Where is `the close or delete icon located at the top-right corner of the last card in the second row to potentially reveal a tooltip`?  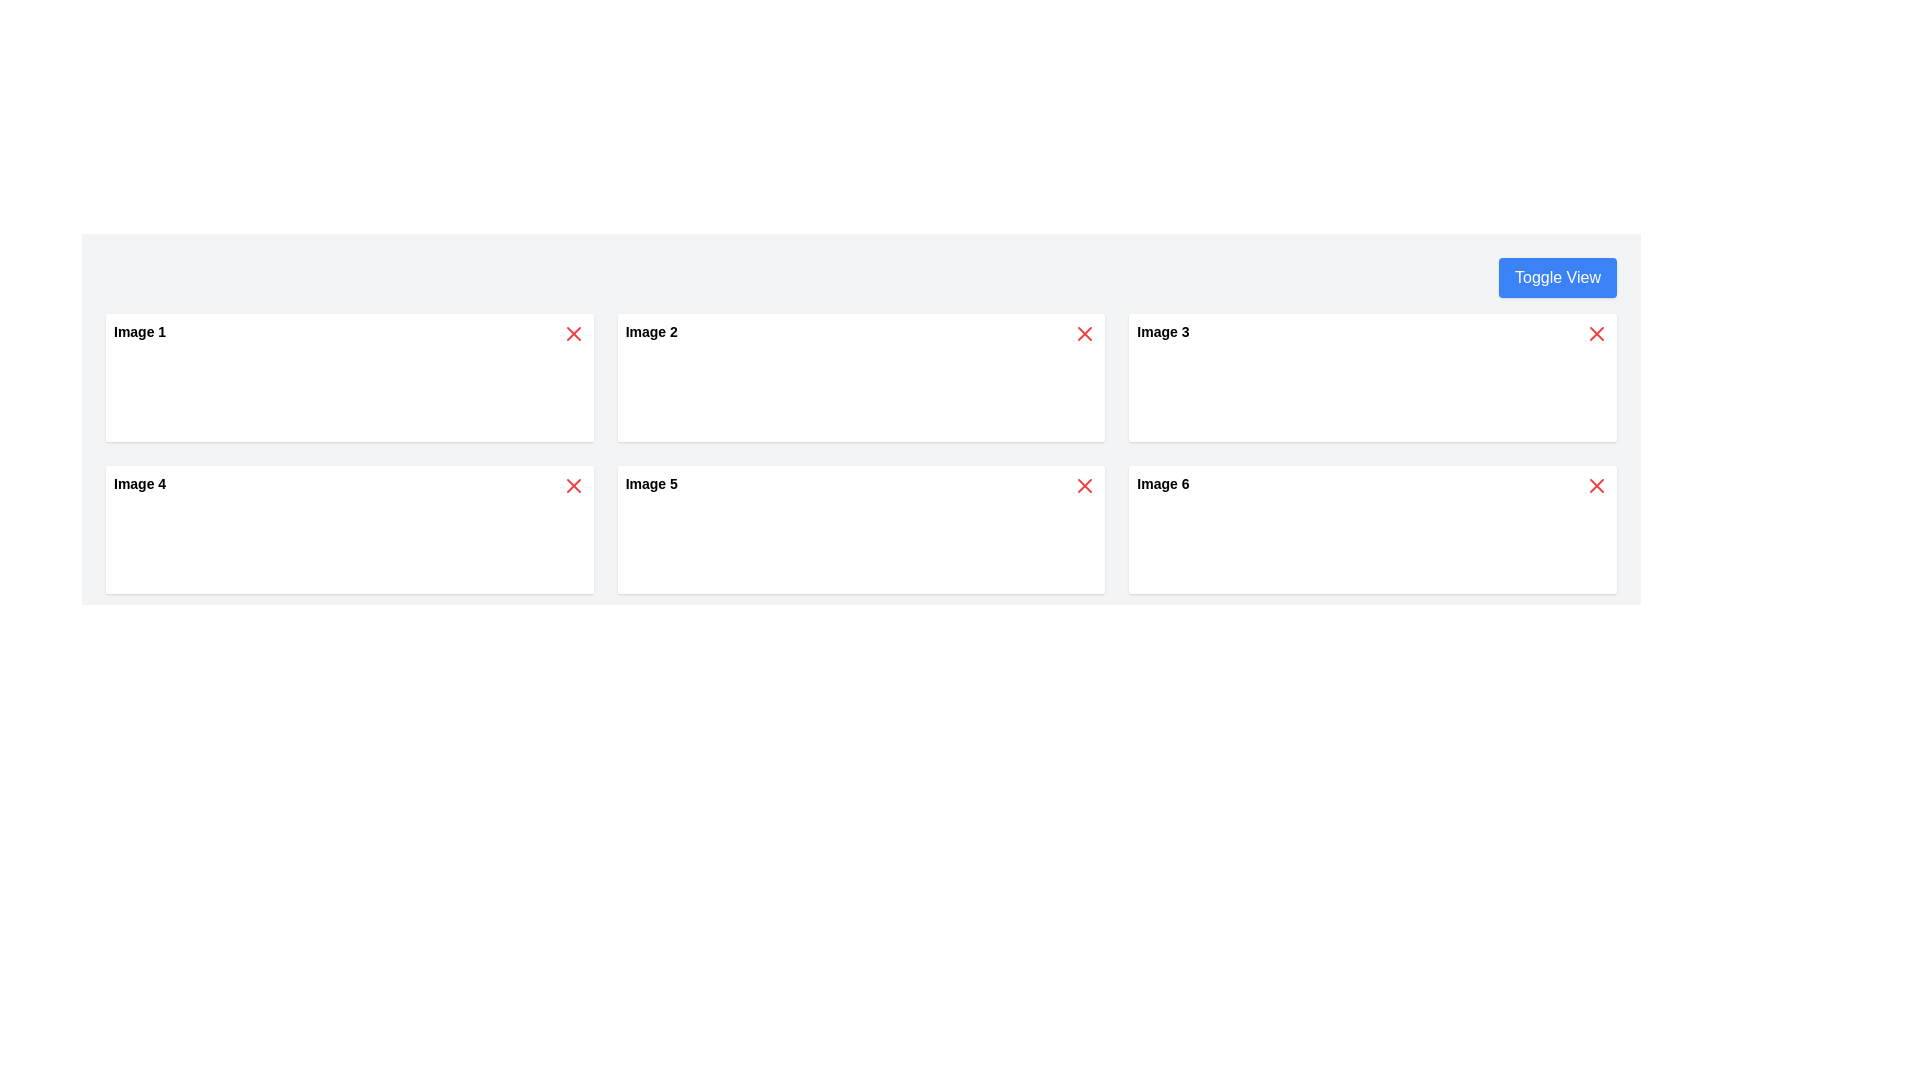
the close or delete icon located at the top-right corner of the last card in the second row to potentially reveal a tooltip is located at coordinates (1596, 486).